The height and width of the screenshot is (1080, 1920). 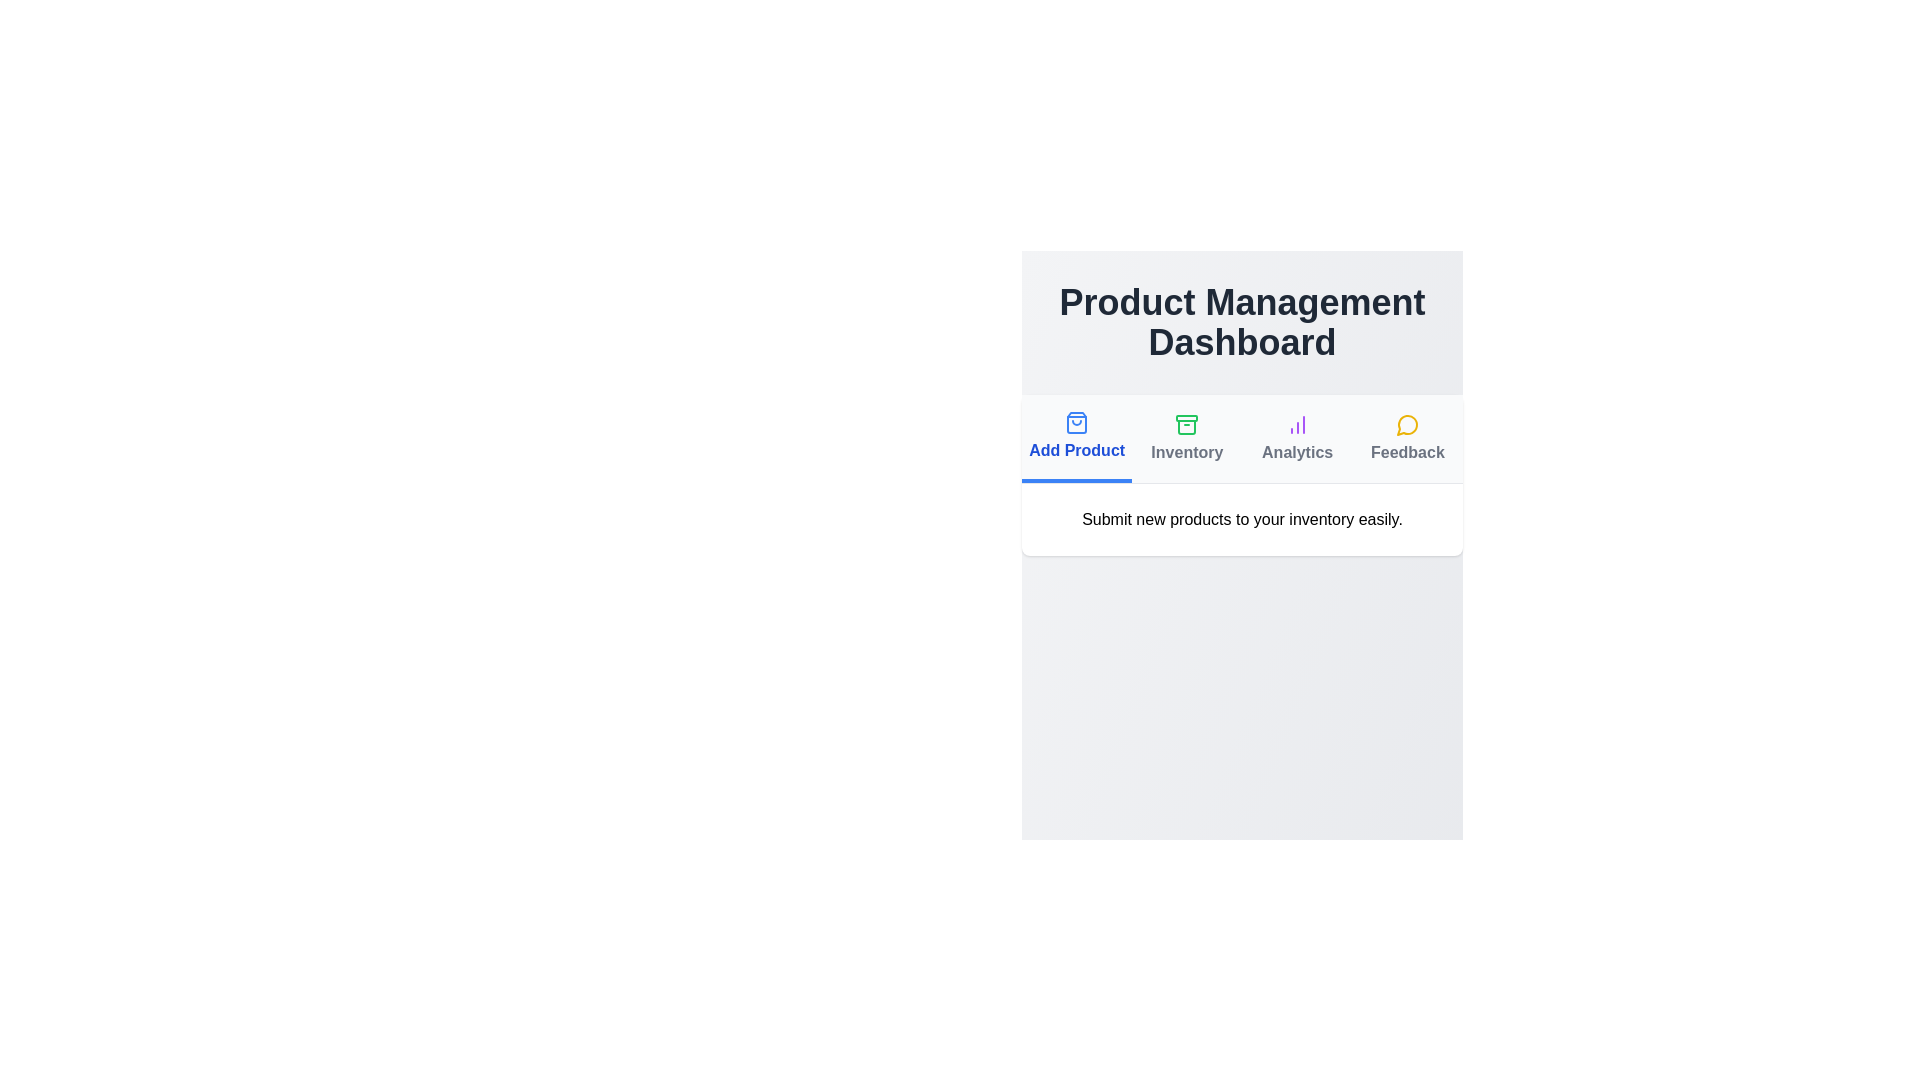 I want to click on the 'Analytics' text label in the Product Management Dashboard toolbar, which is the third item after 'Add Product' and 'Inventory', so click(x=1297, y=452).